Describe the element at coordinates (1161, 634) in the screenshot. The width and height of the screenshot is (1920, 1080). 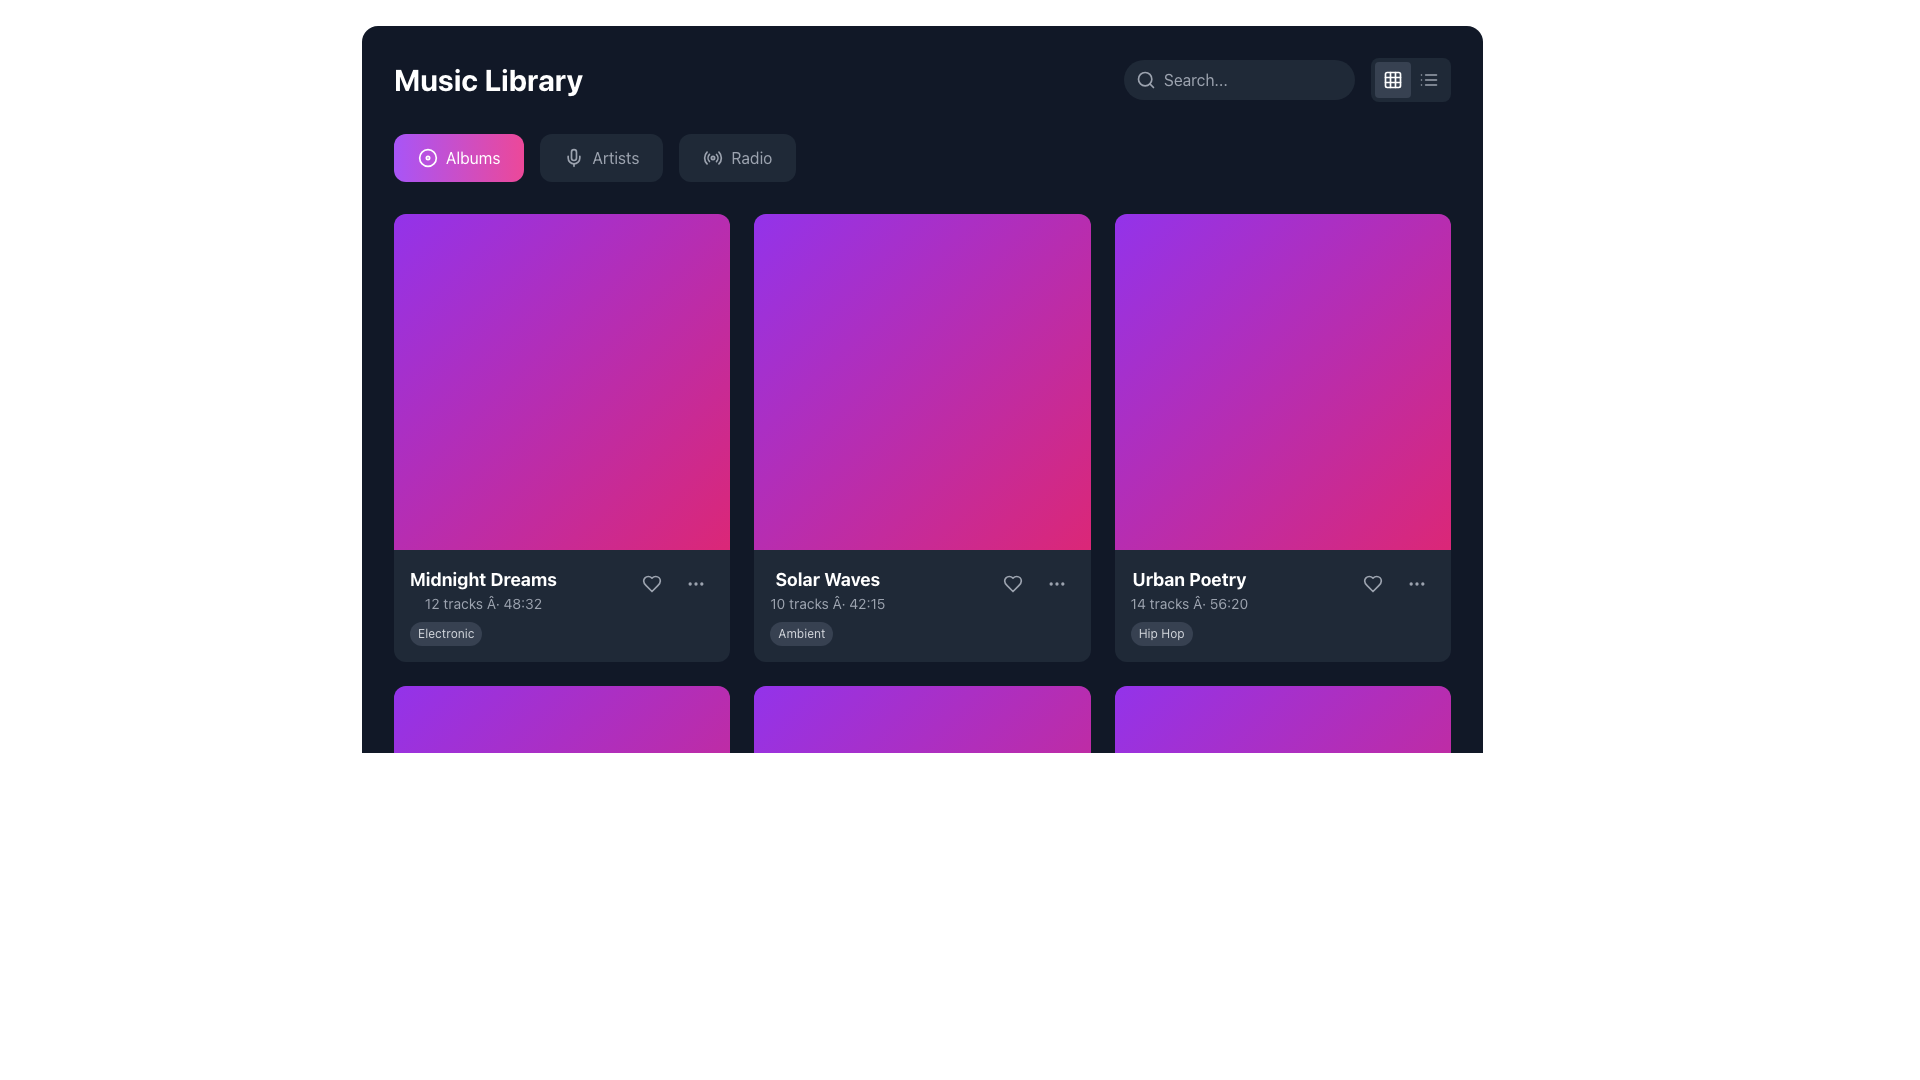
I see `the genre label for the 'Urban Poetry' album located at the bottom-left corner of the album card in the Music Library interface` at that location.